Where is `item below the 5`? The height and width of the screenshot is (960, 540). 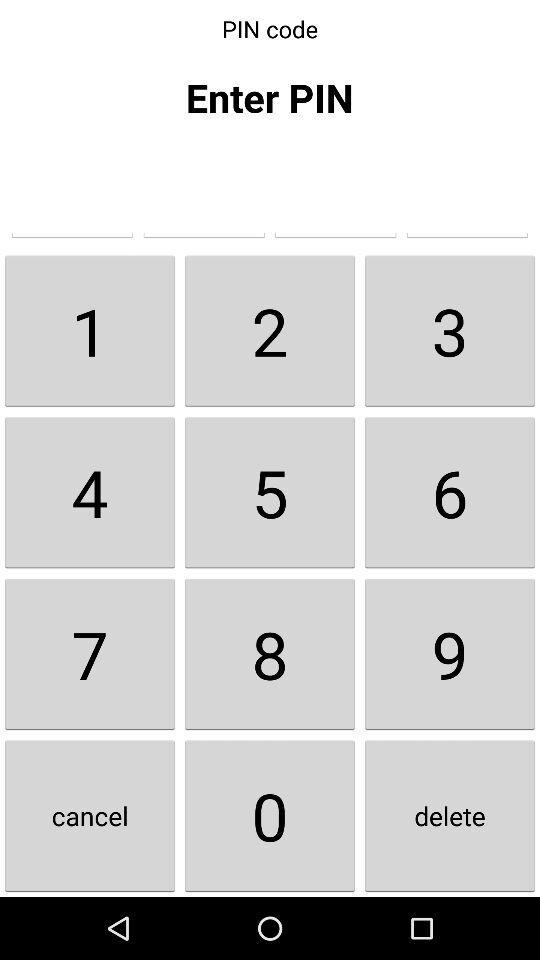 item below the 5 is located at coordinates (449, 653).